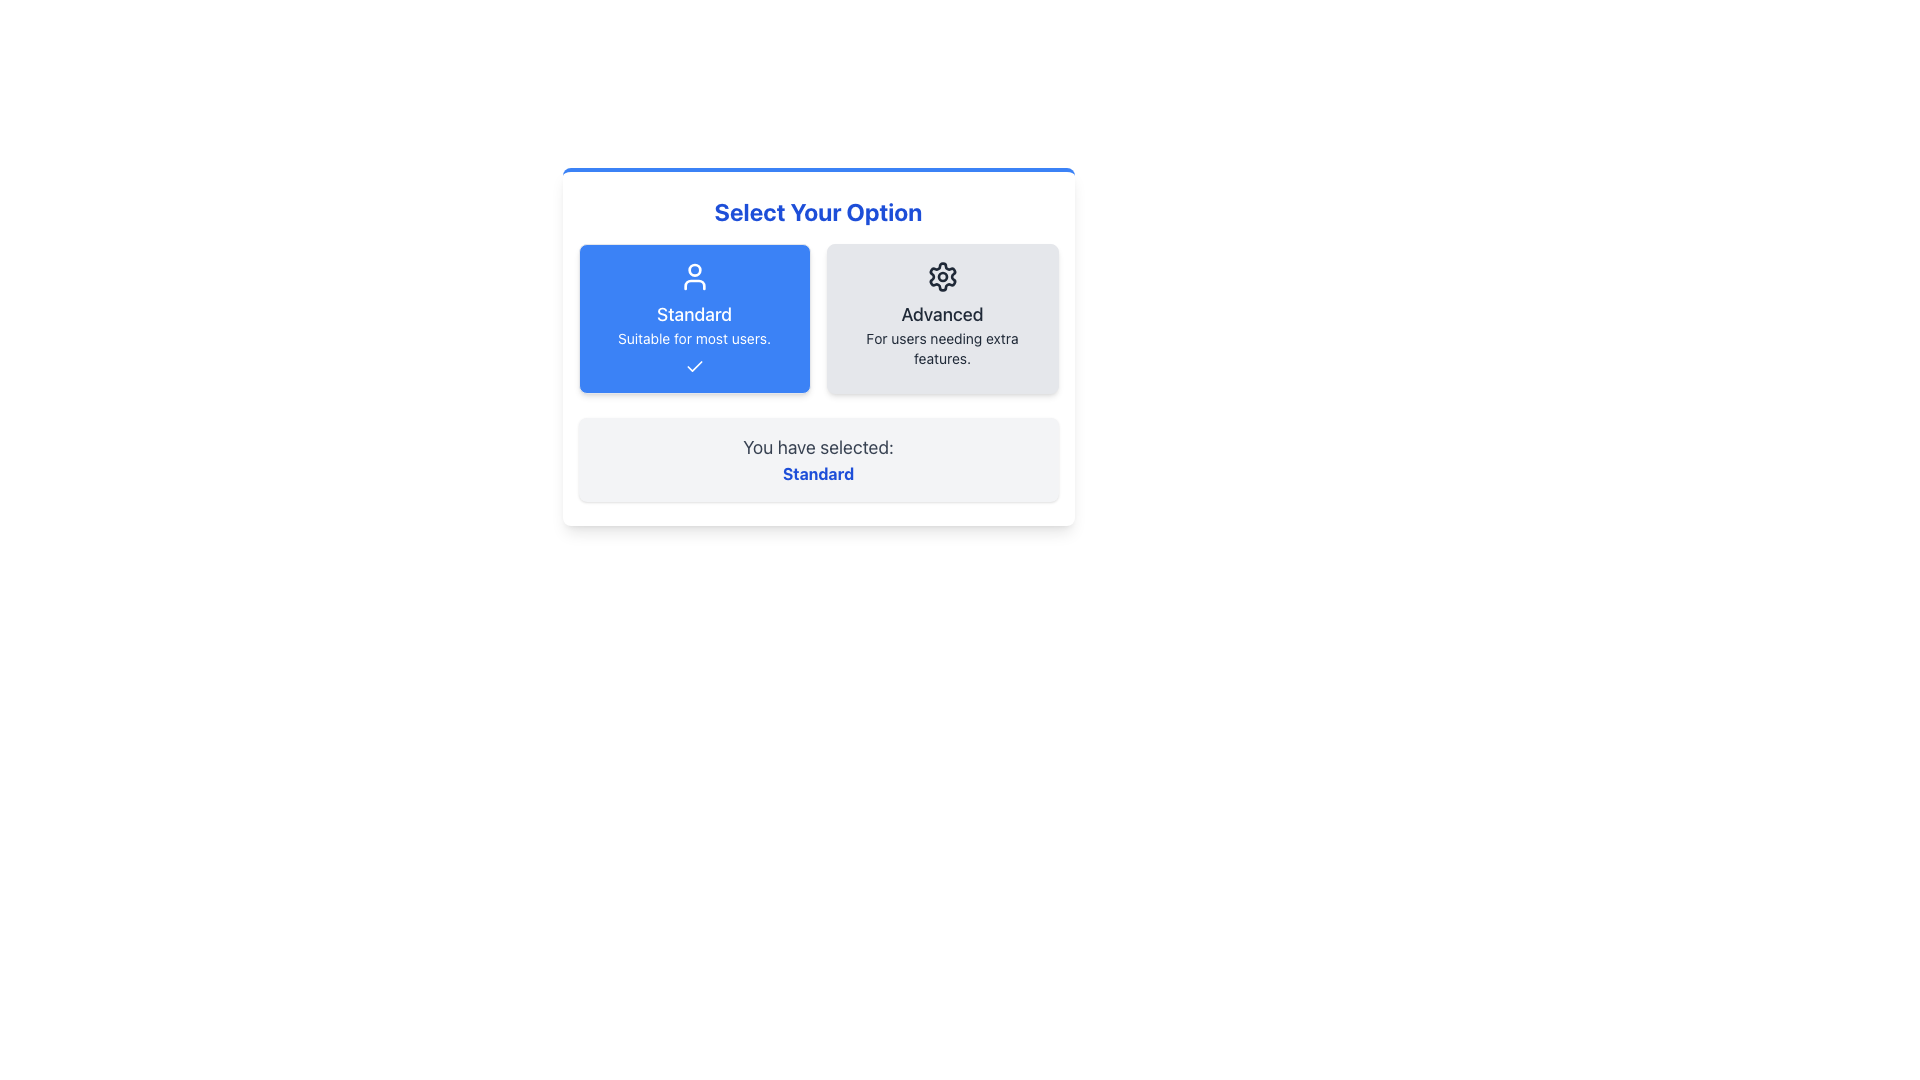 The height and width of the screenshot is (1080, 1920). I want to click on the text element that reads 'For users needing extra features.' which is styled in muted gray and located below the 'Advanced' header inside the Advanced option card, so click(941, 347).